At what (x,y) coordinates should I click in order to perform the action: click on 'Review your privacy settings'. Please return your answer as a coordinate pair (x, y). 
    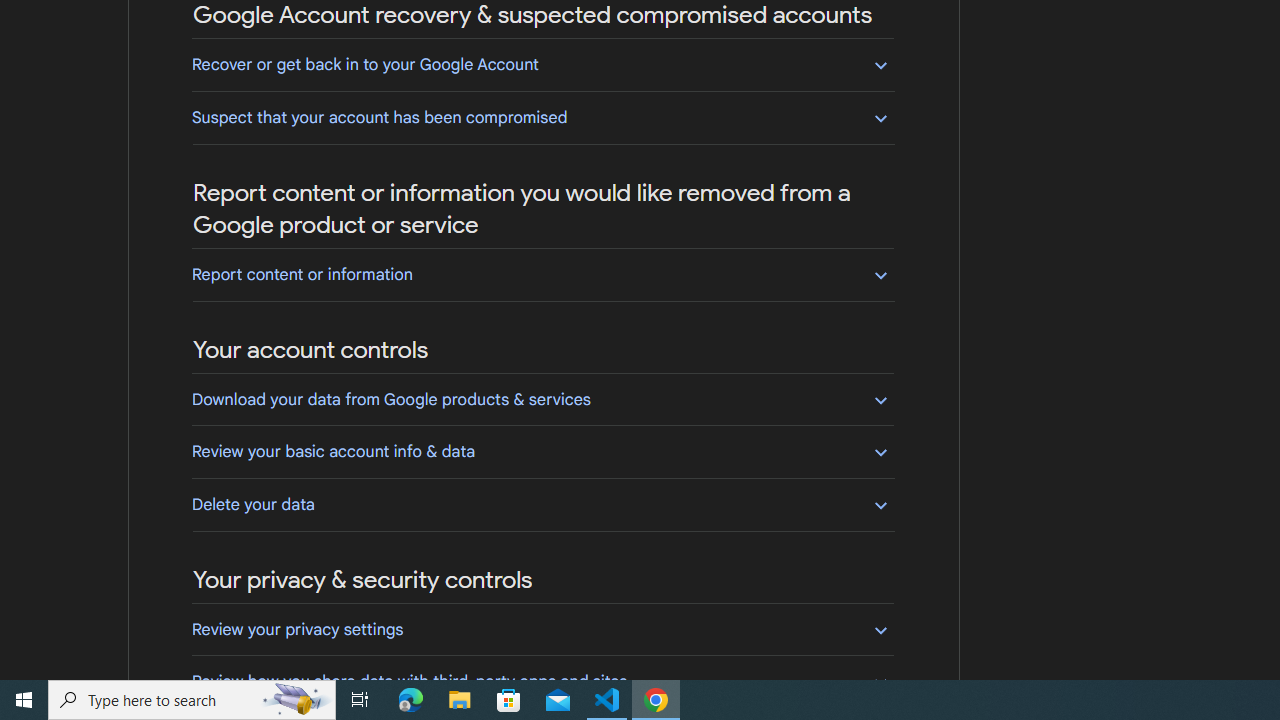
    Looking at the image, I should click on (542, 628).